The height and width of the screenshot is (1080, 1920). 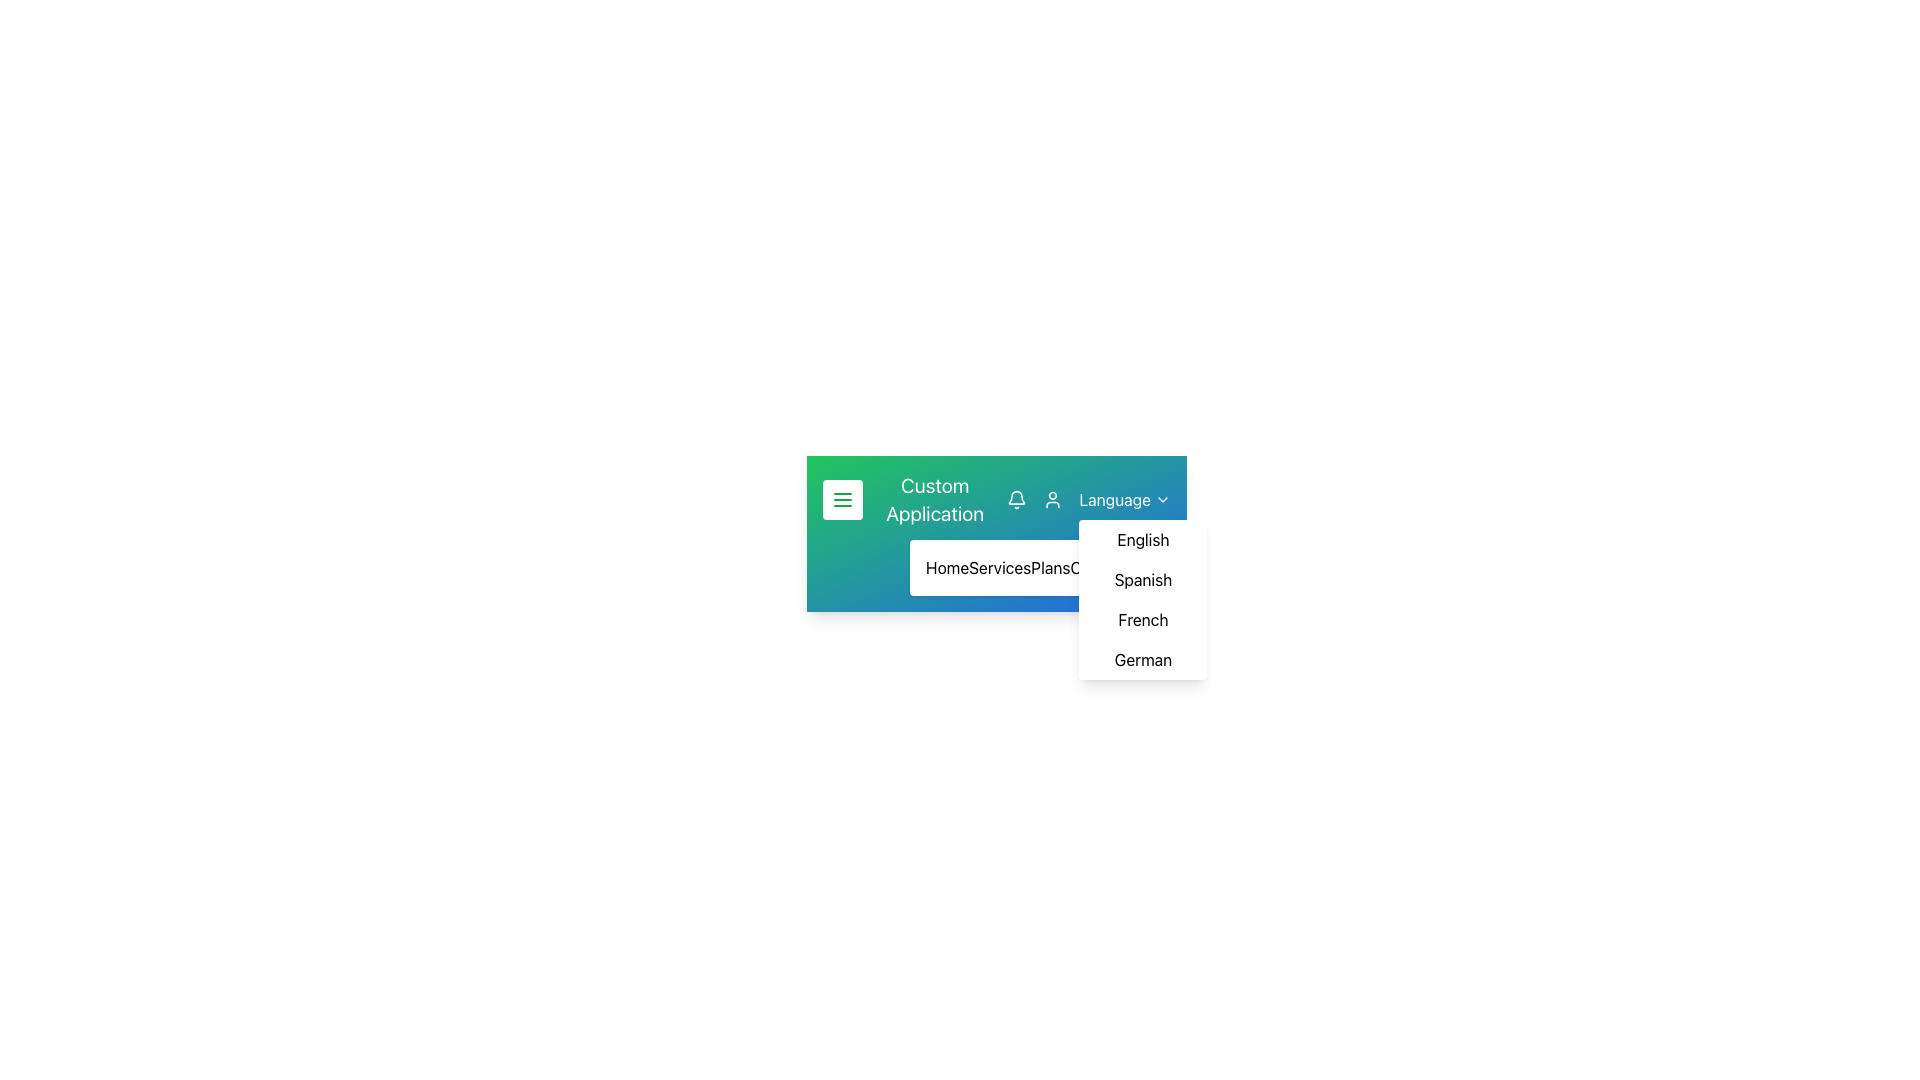 I want to click on the text label reading 'French' in the vertical dropdown menu, so click(x=1143, y=619).